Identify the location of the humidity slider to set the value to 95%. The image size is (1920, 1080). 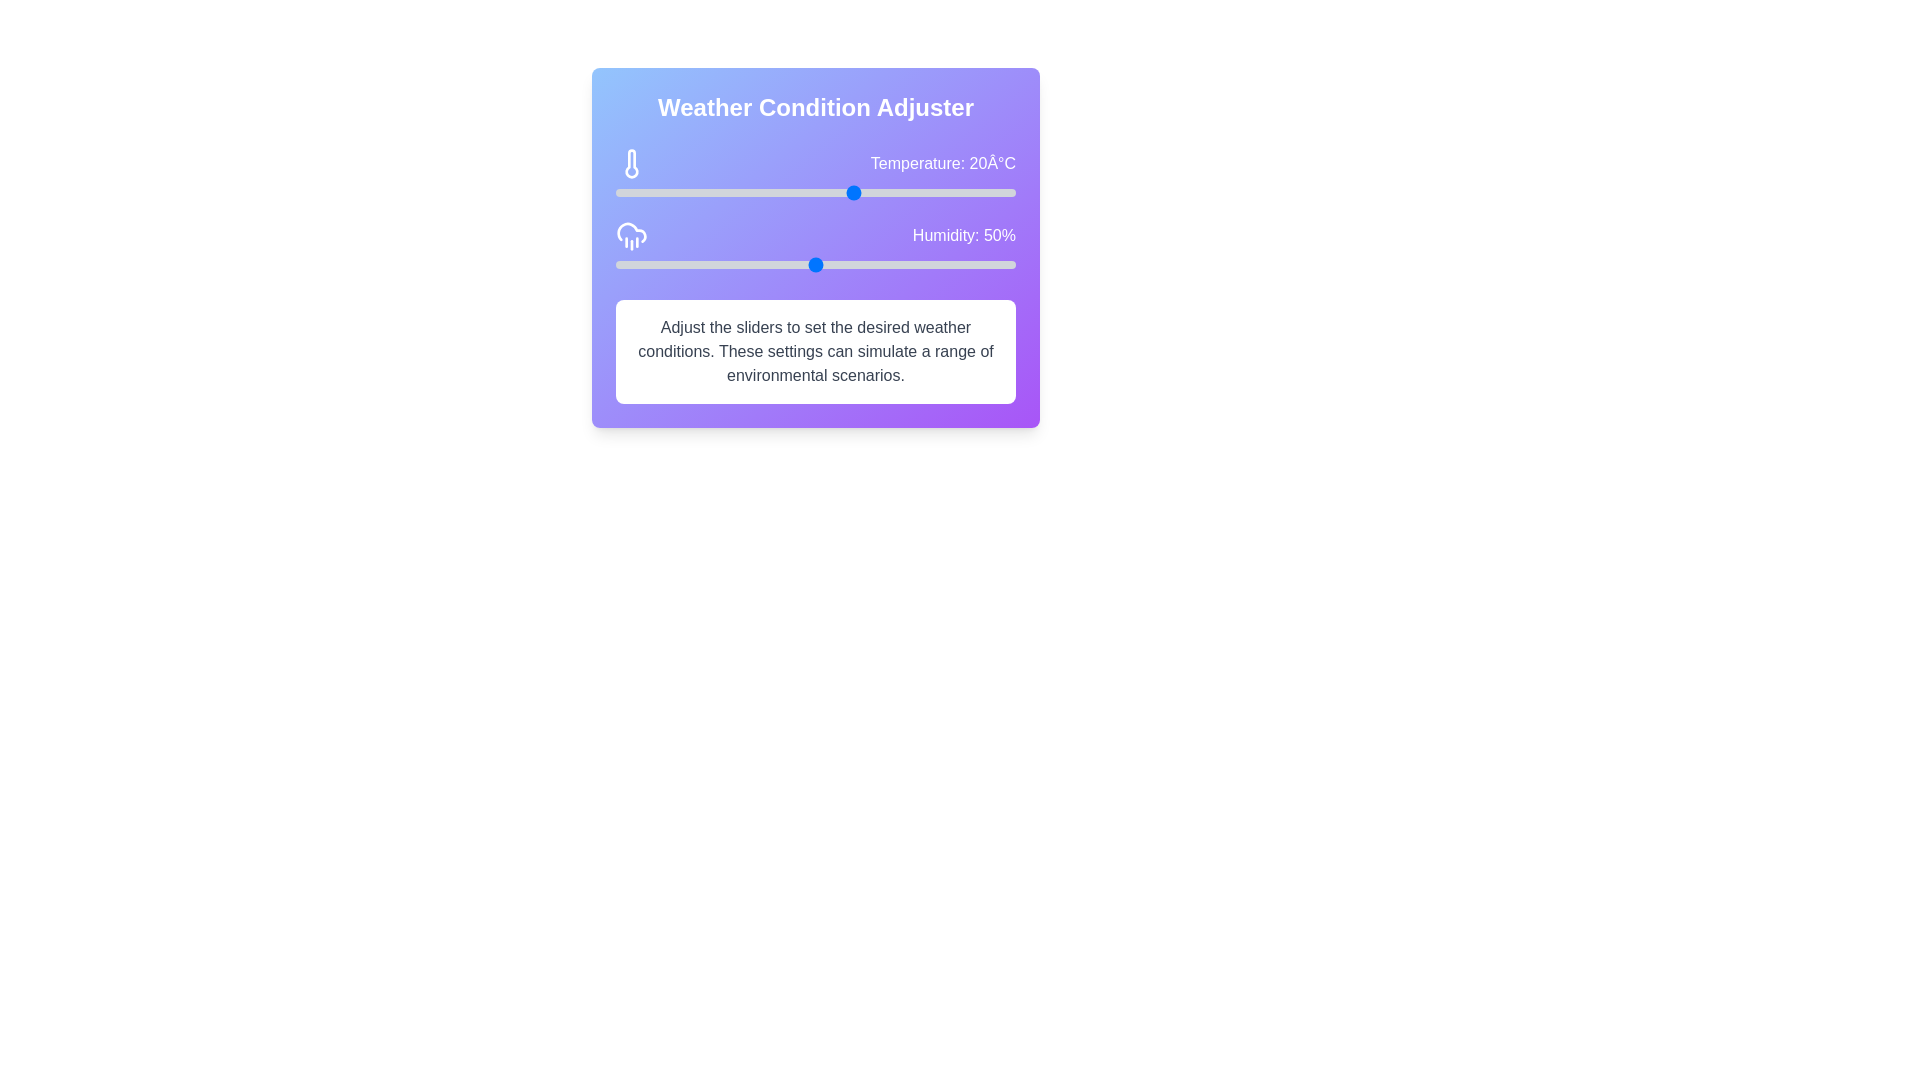
(996, 264).